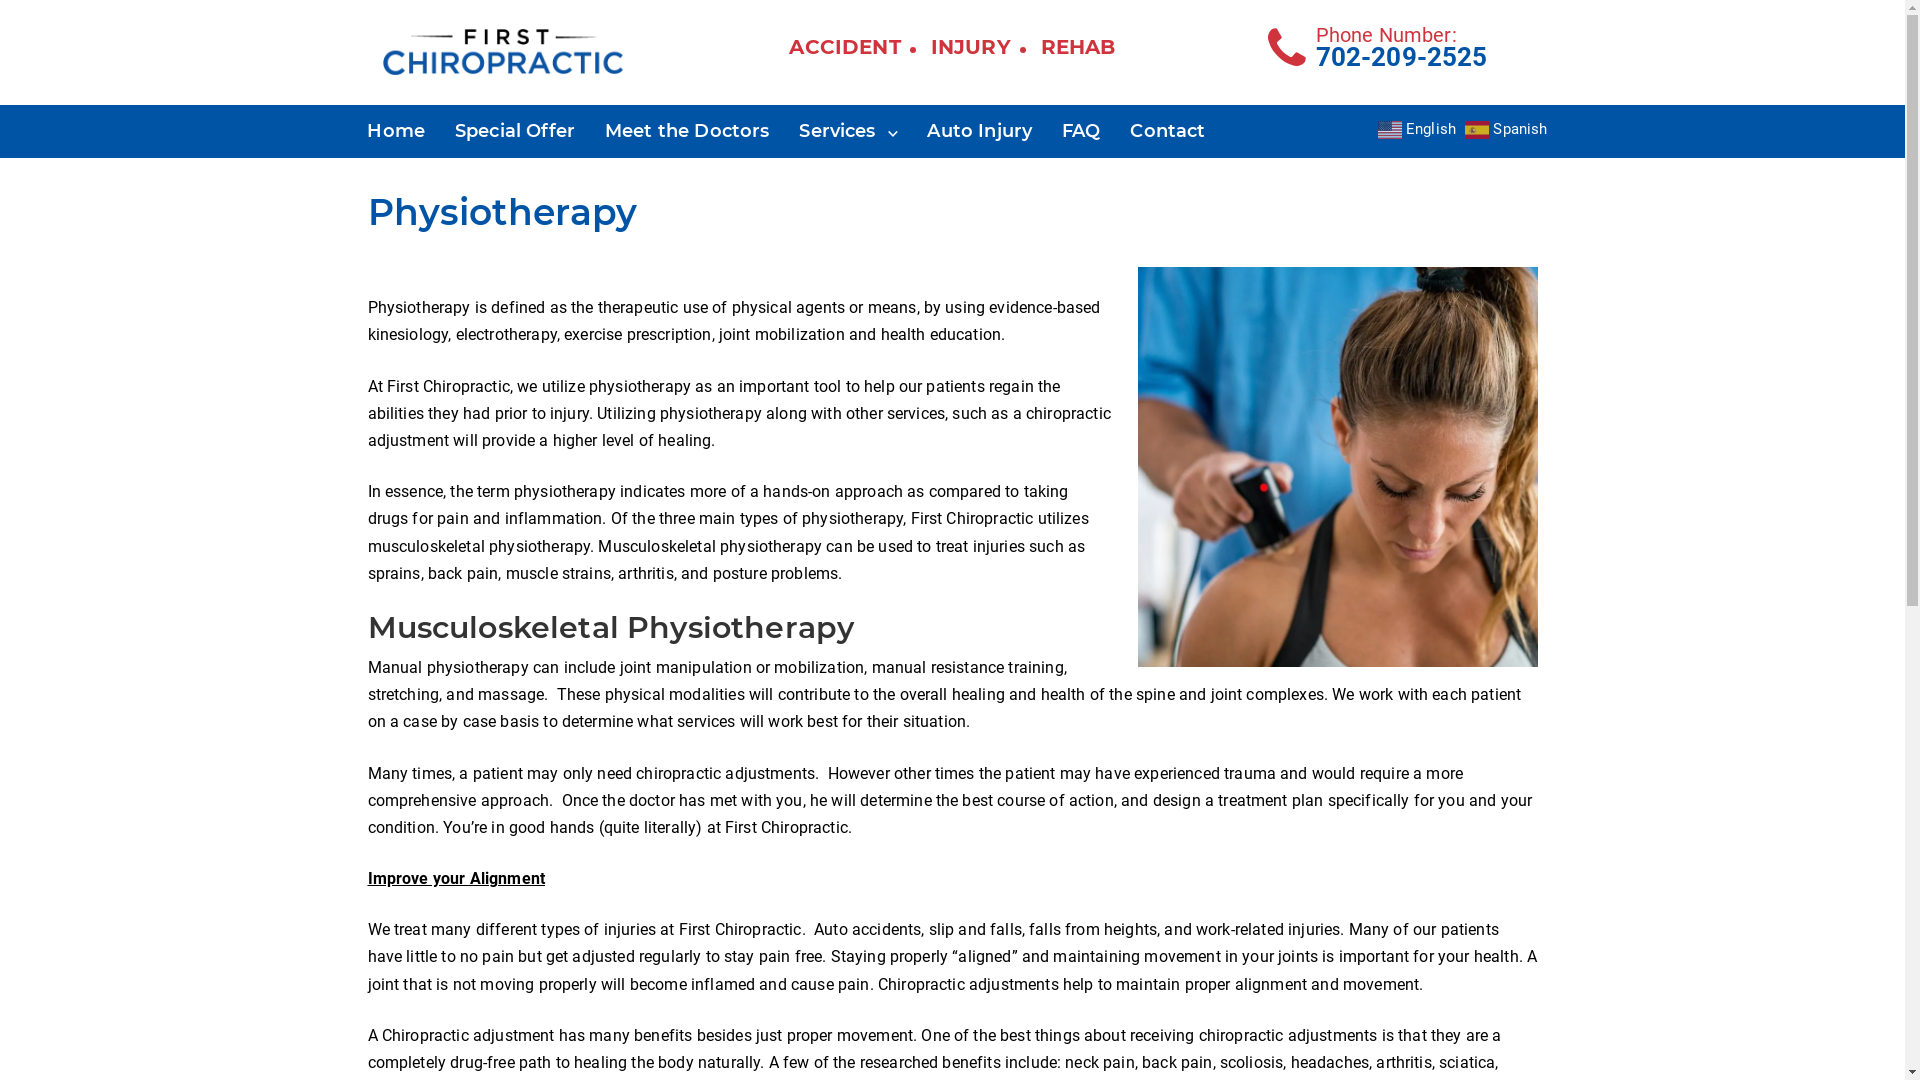  I want to click on 'FAQ', so click(1079, 131).